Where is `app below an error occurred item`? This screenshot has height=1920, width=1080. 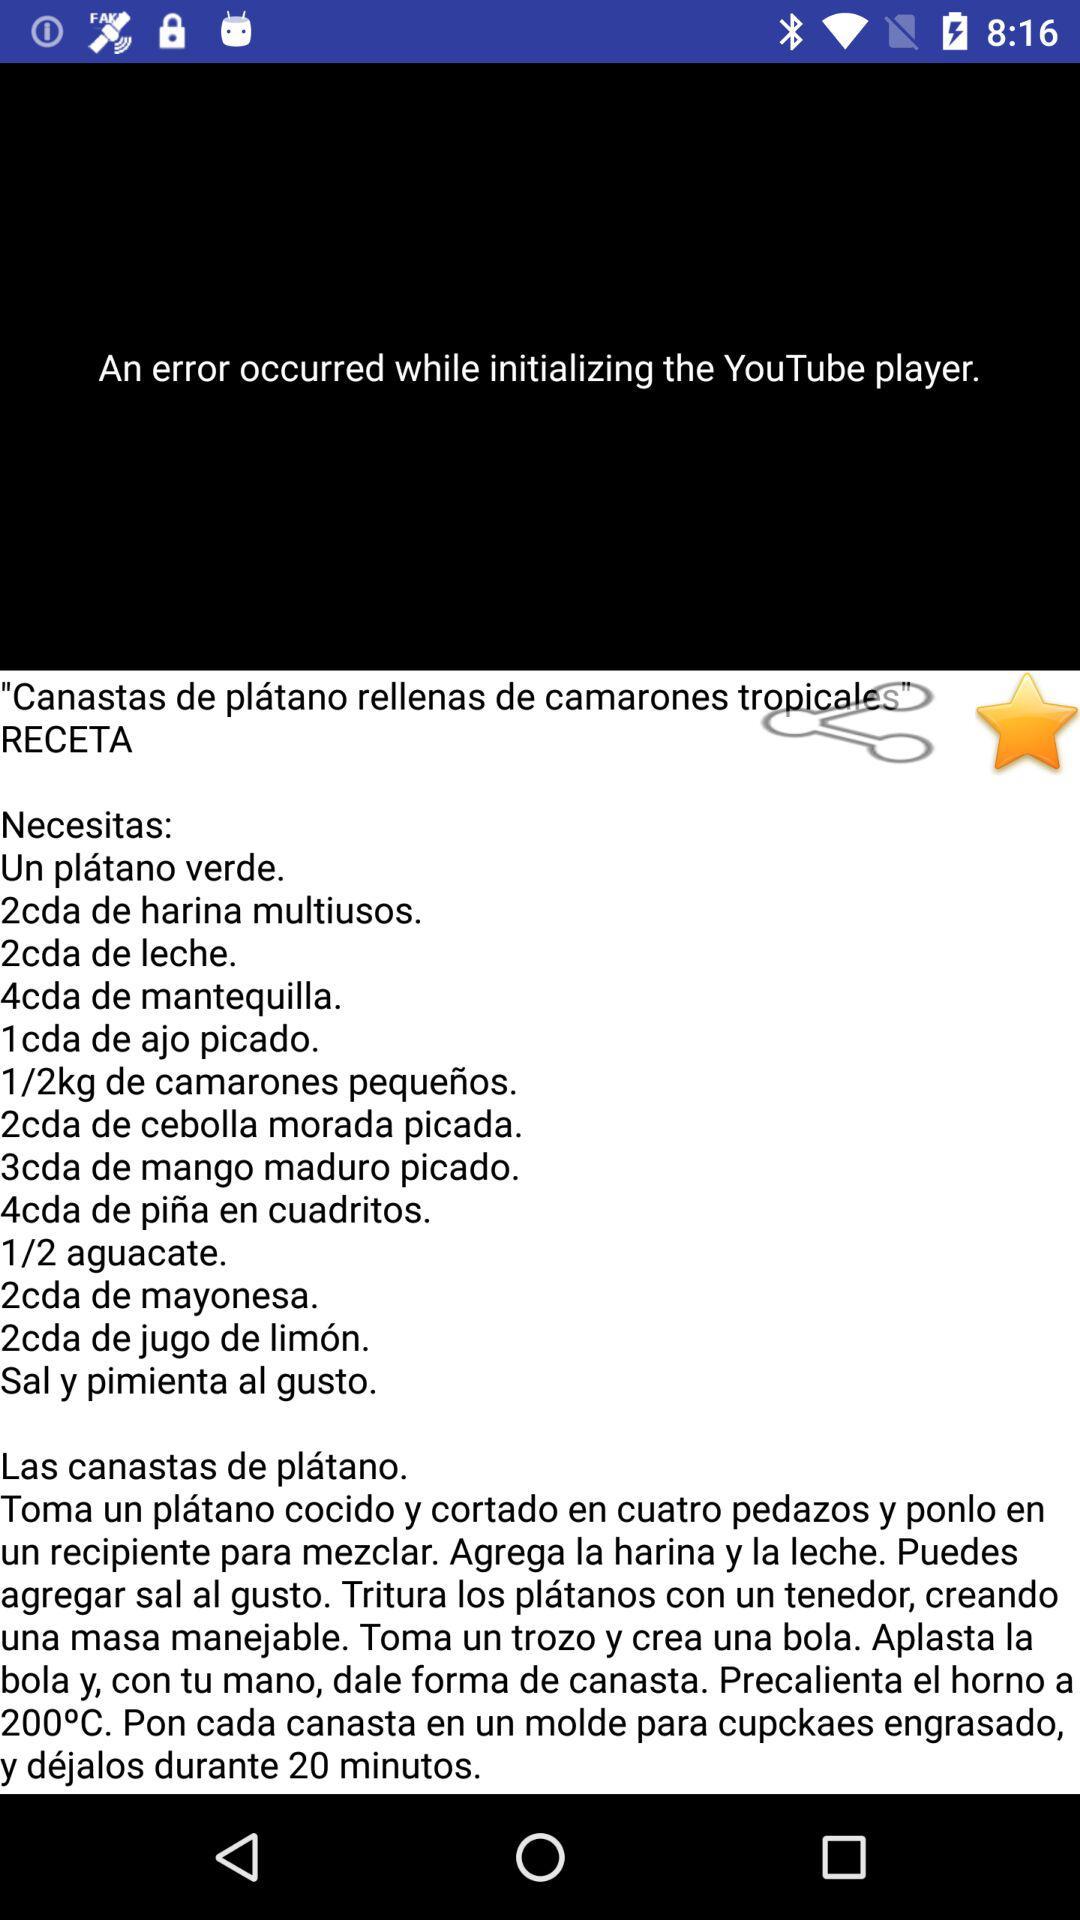
app below an error occurred item is located at coordinates (858, 722).